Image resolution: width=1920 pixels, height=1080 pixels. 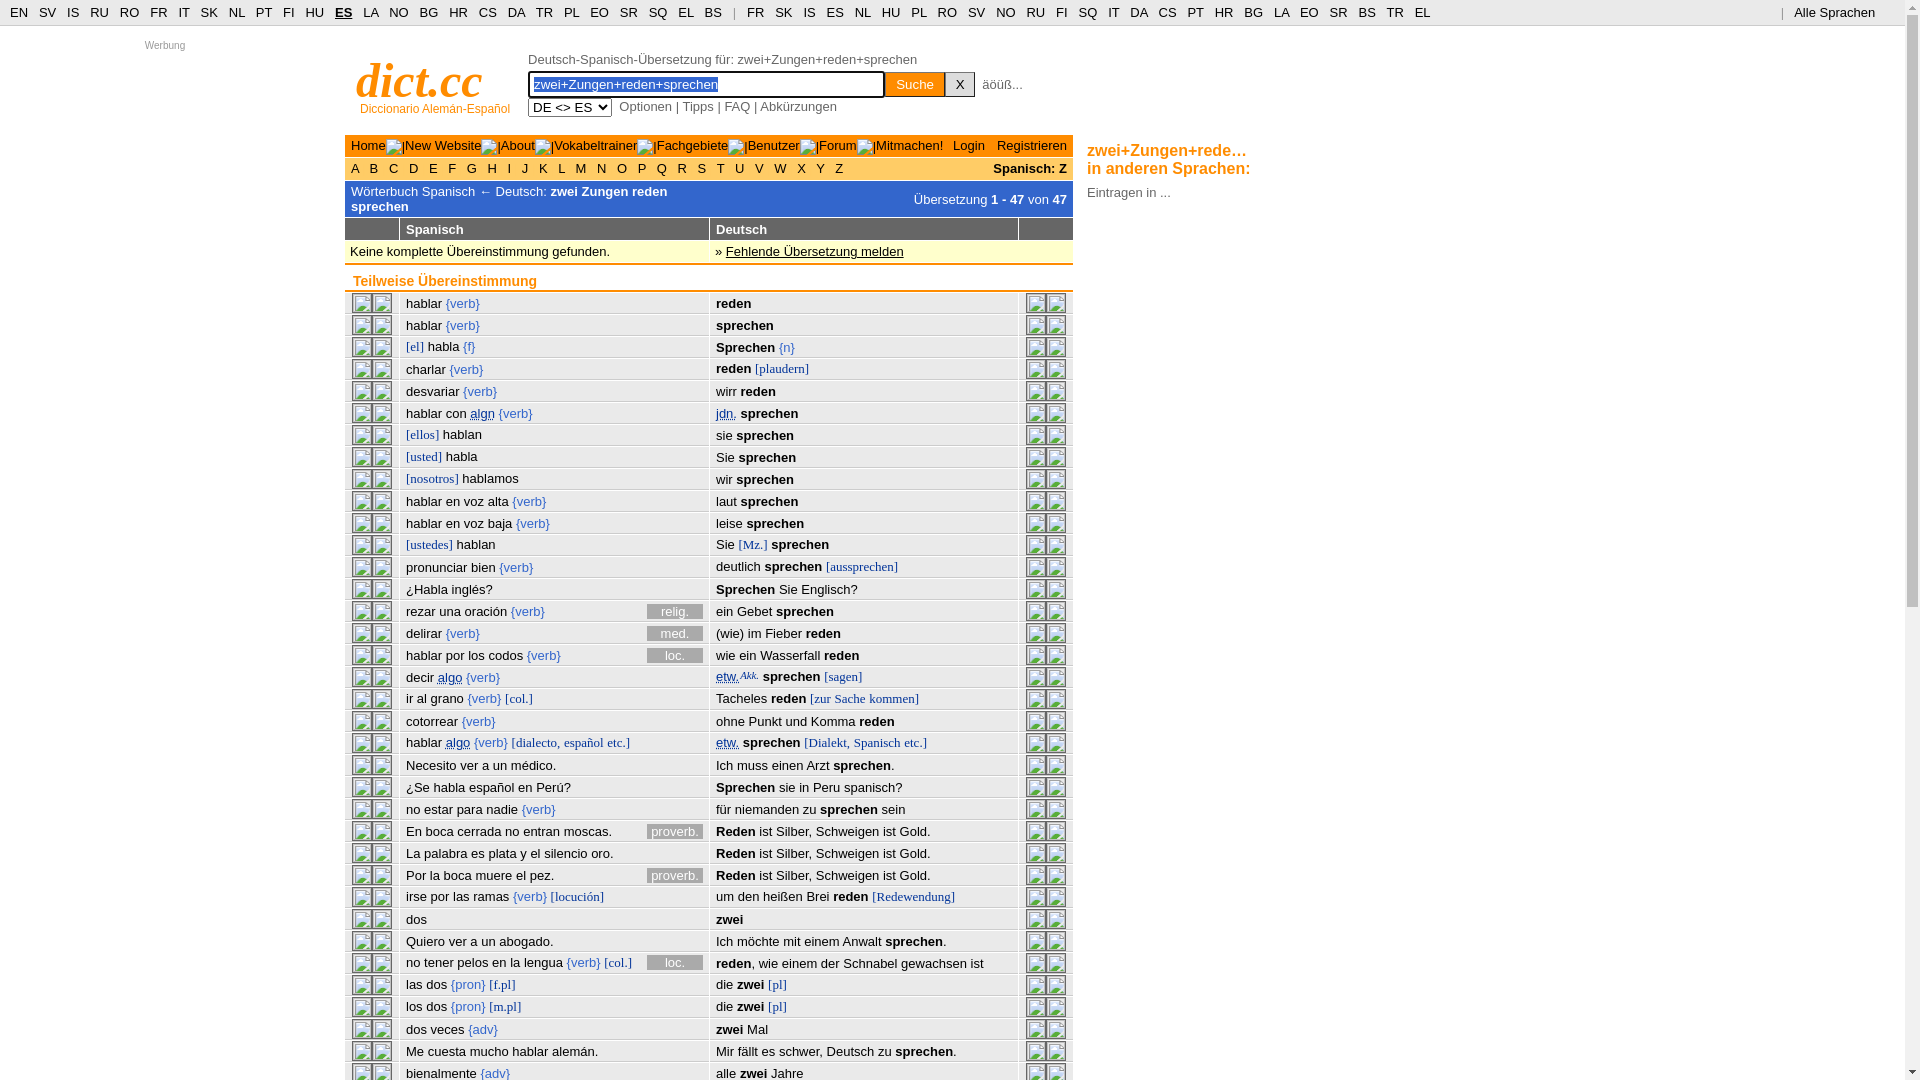 I want to click on 'el', so click(x=521, y=874).